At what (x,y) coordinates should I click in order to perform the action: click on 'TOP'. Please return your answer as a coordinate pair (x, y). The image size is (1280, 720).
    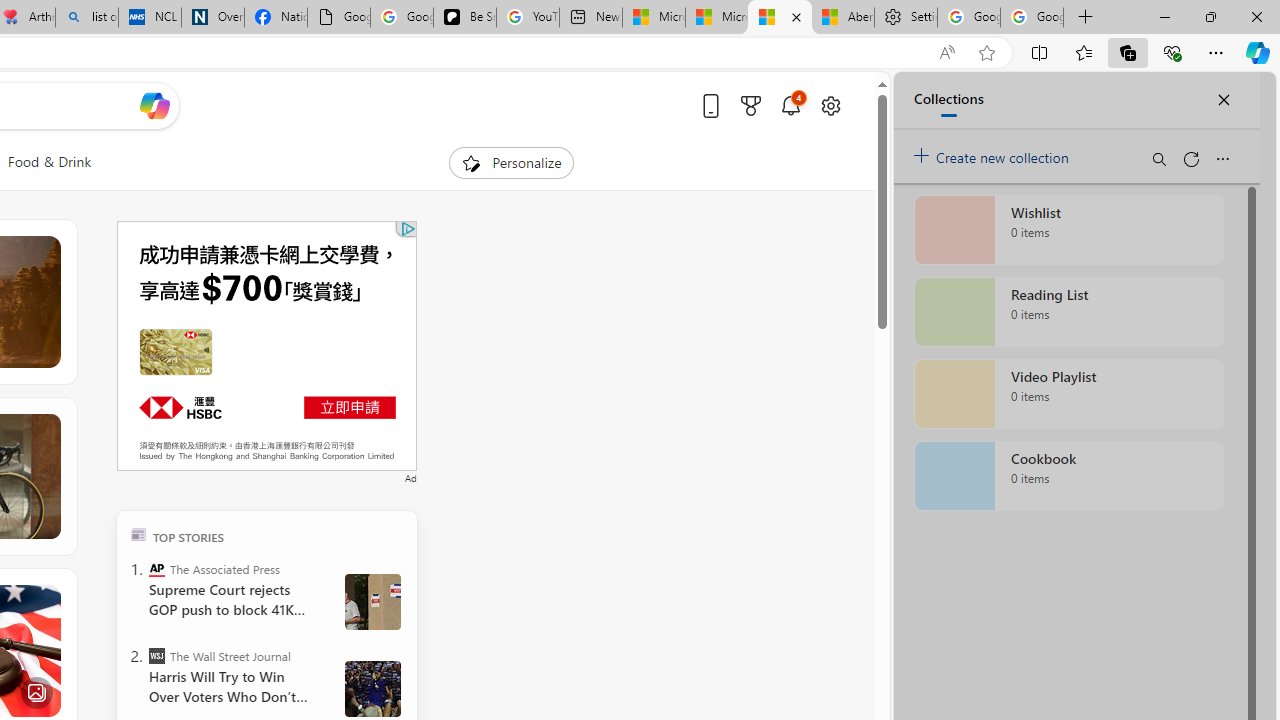
    Looking at the image, I should click on (137, 533).